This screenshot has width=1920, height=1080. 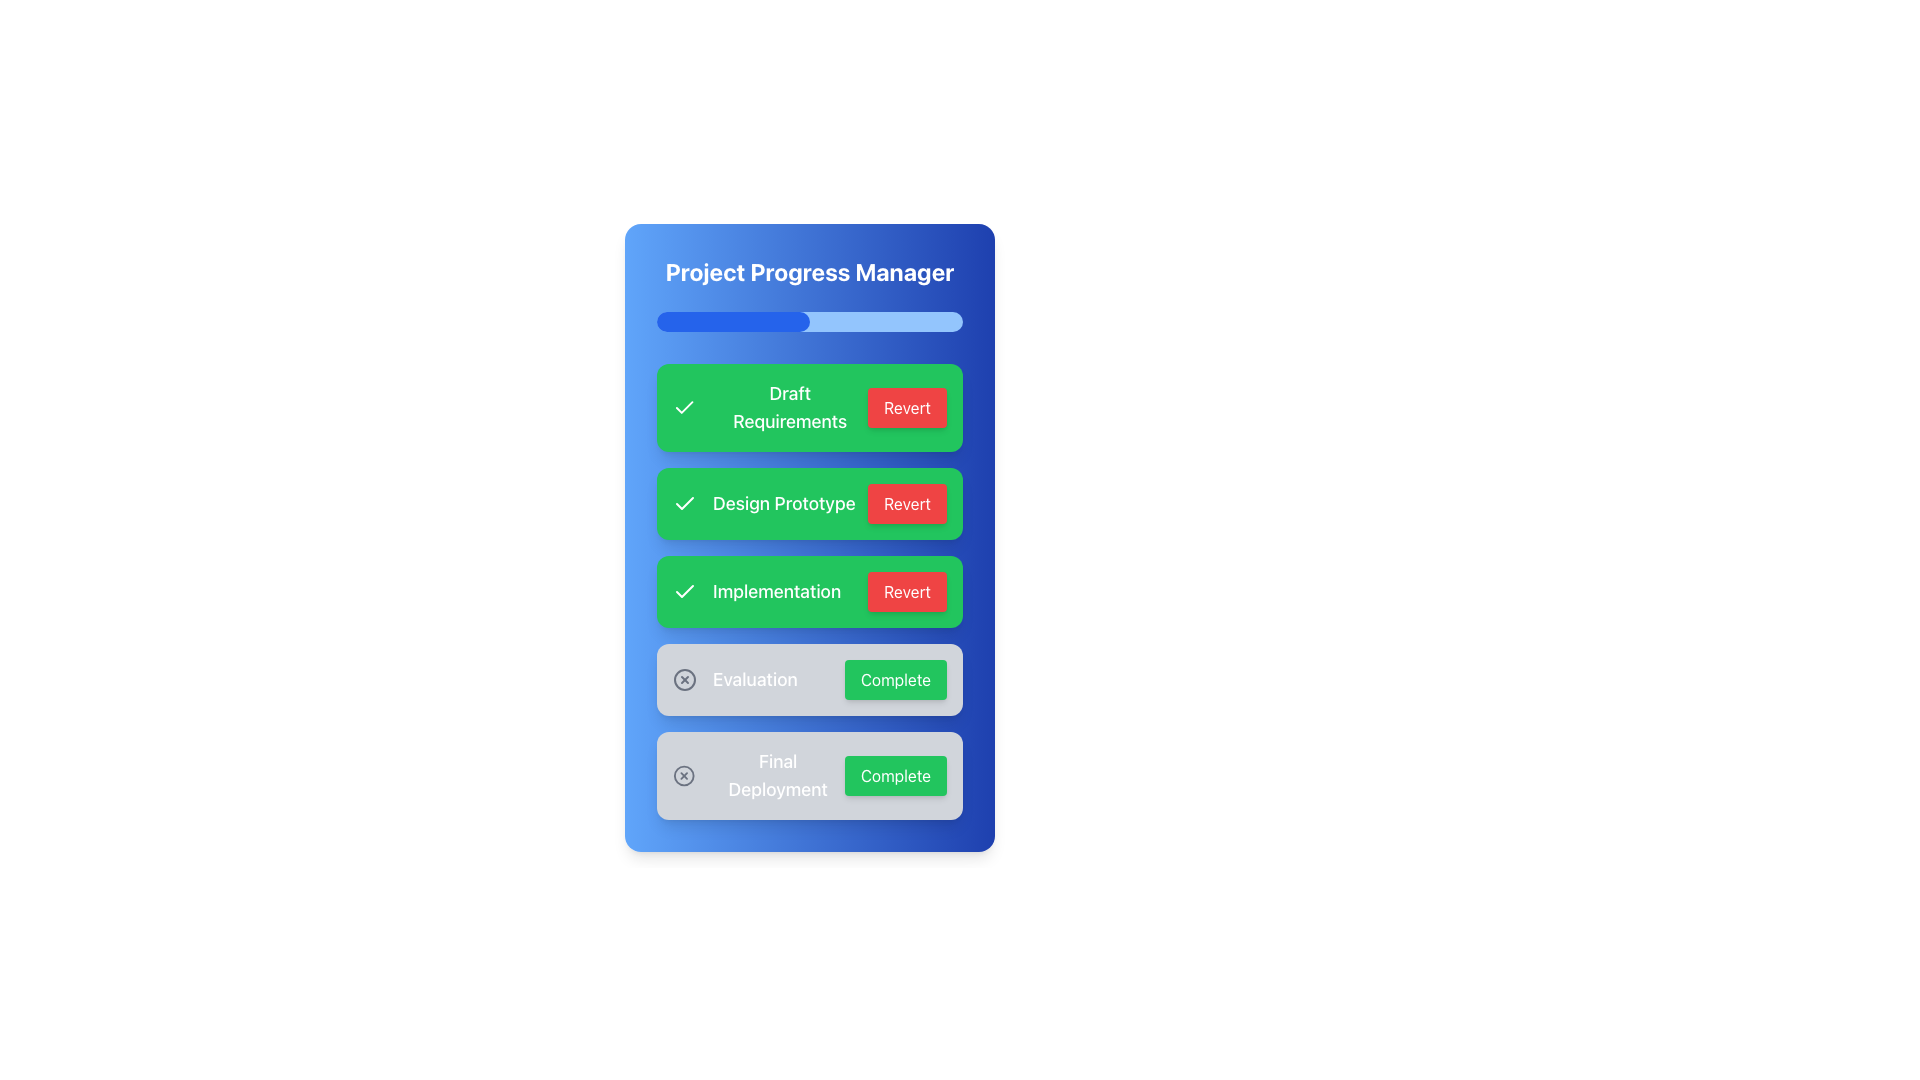 What do you see at coordinates (855, 320) in the screenshot?
I see `progress bar` at bounding box center [855, 320].